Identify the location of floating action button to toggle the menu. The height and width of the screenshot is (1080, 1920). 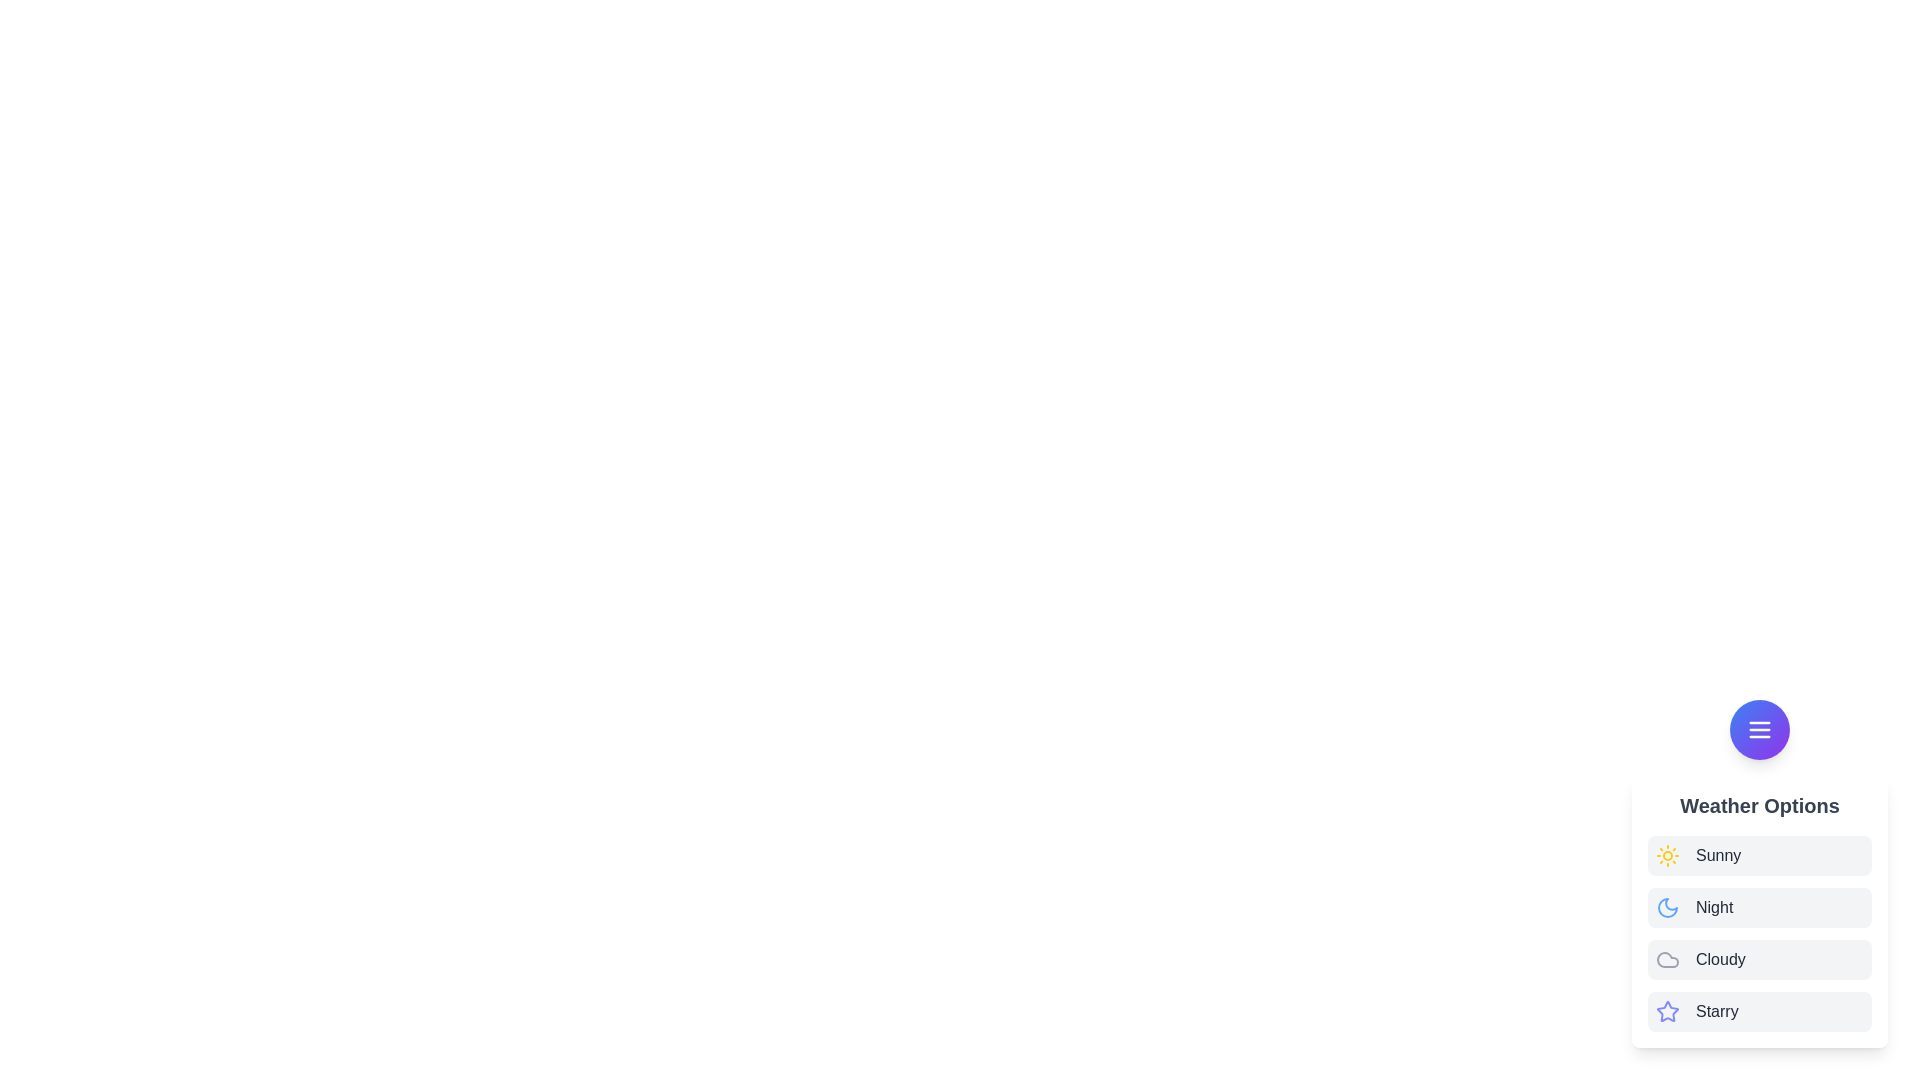
(1760, 729).